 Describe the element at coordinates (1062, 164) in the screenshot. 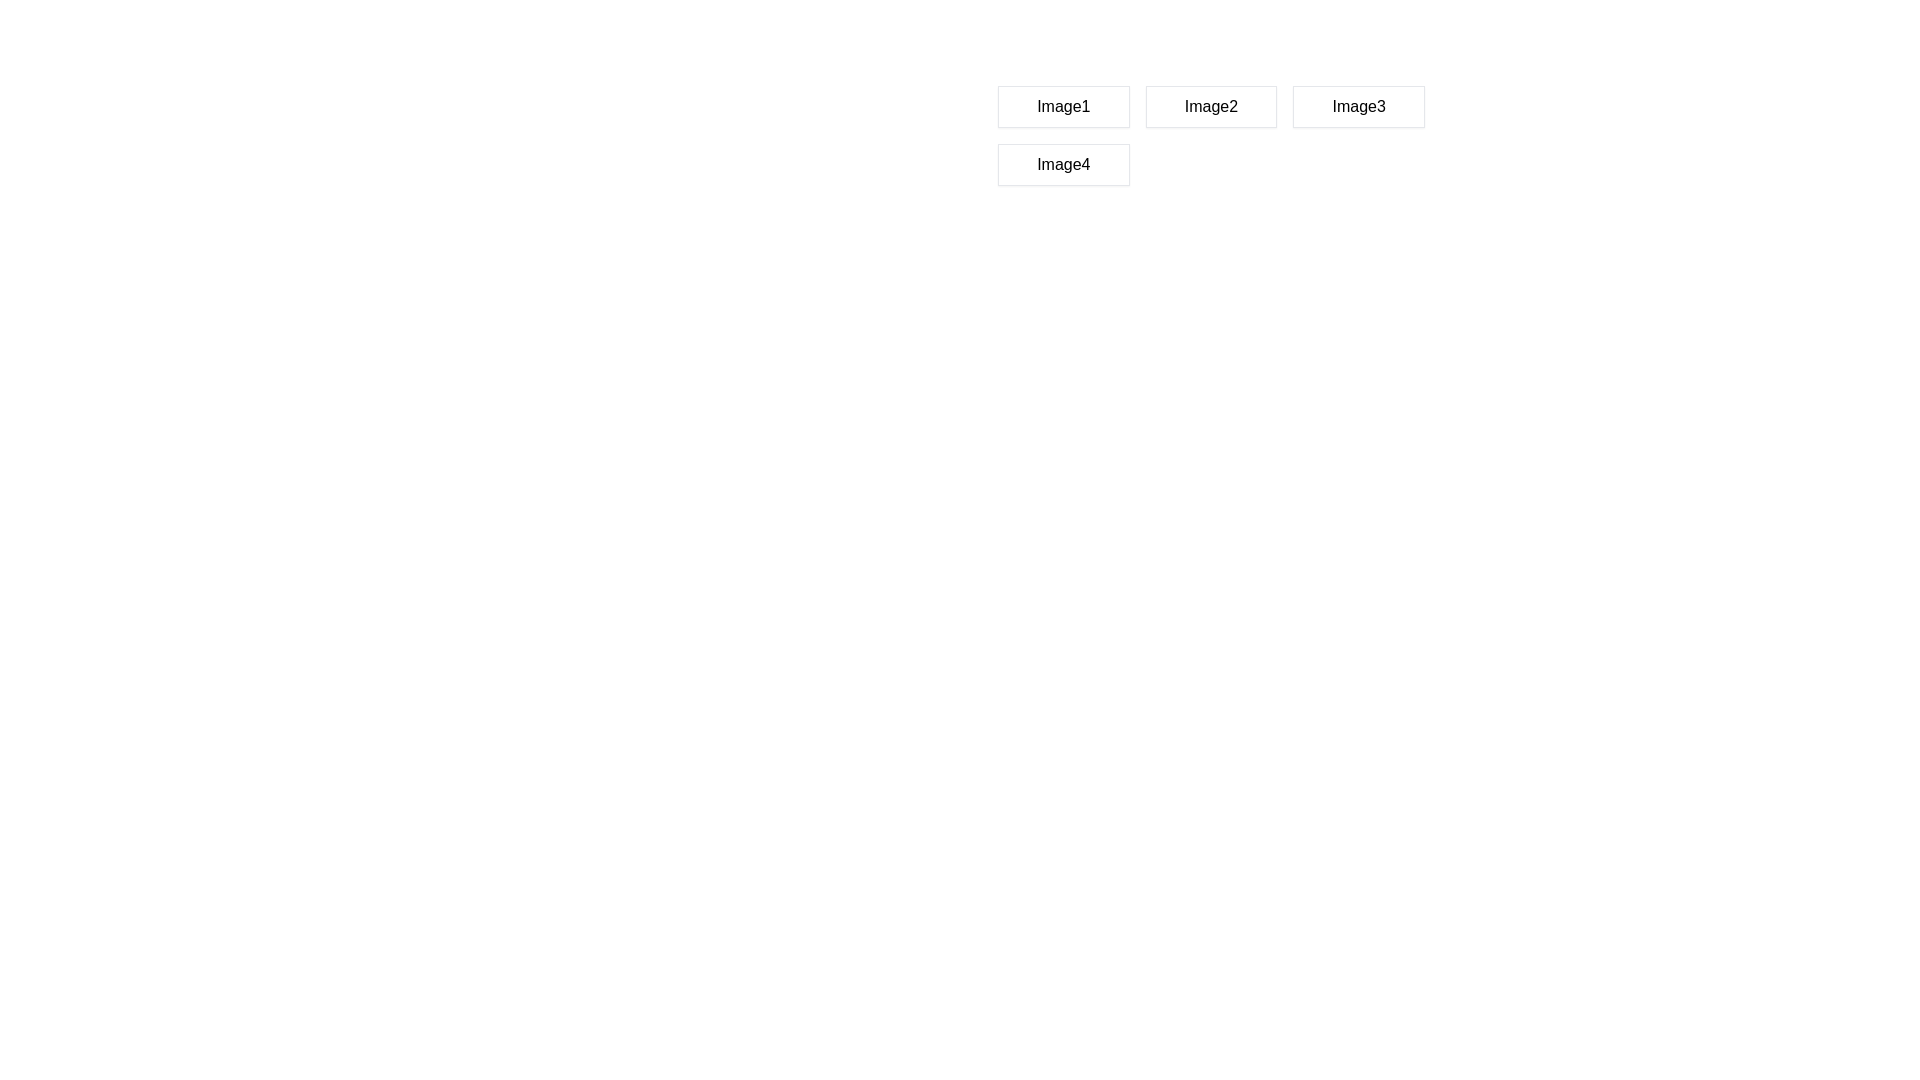

I see `the button labeled 'Image4' located` at that location.